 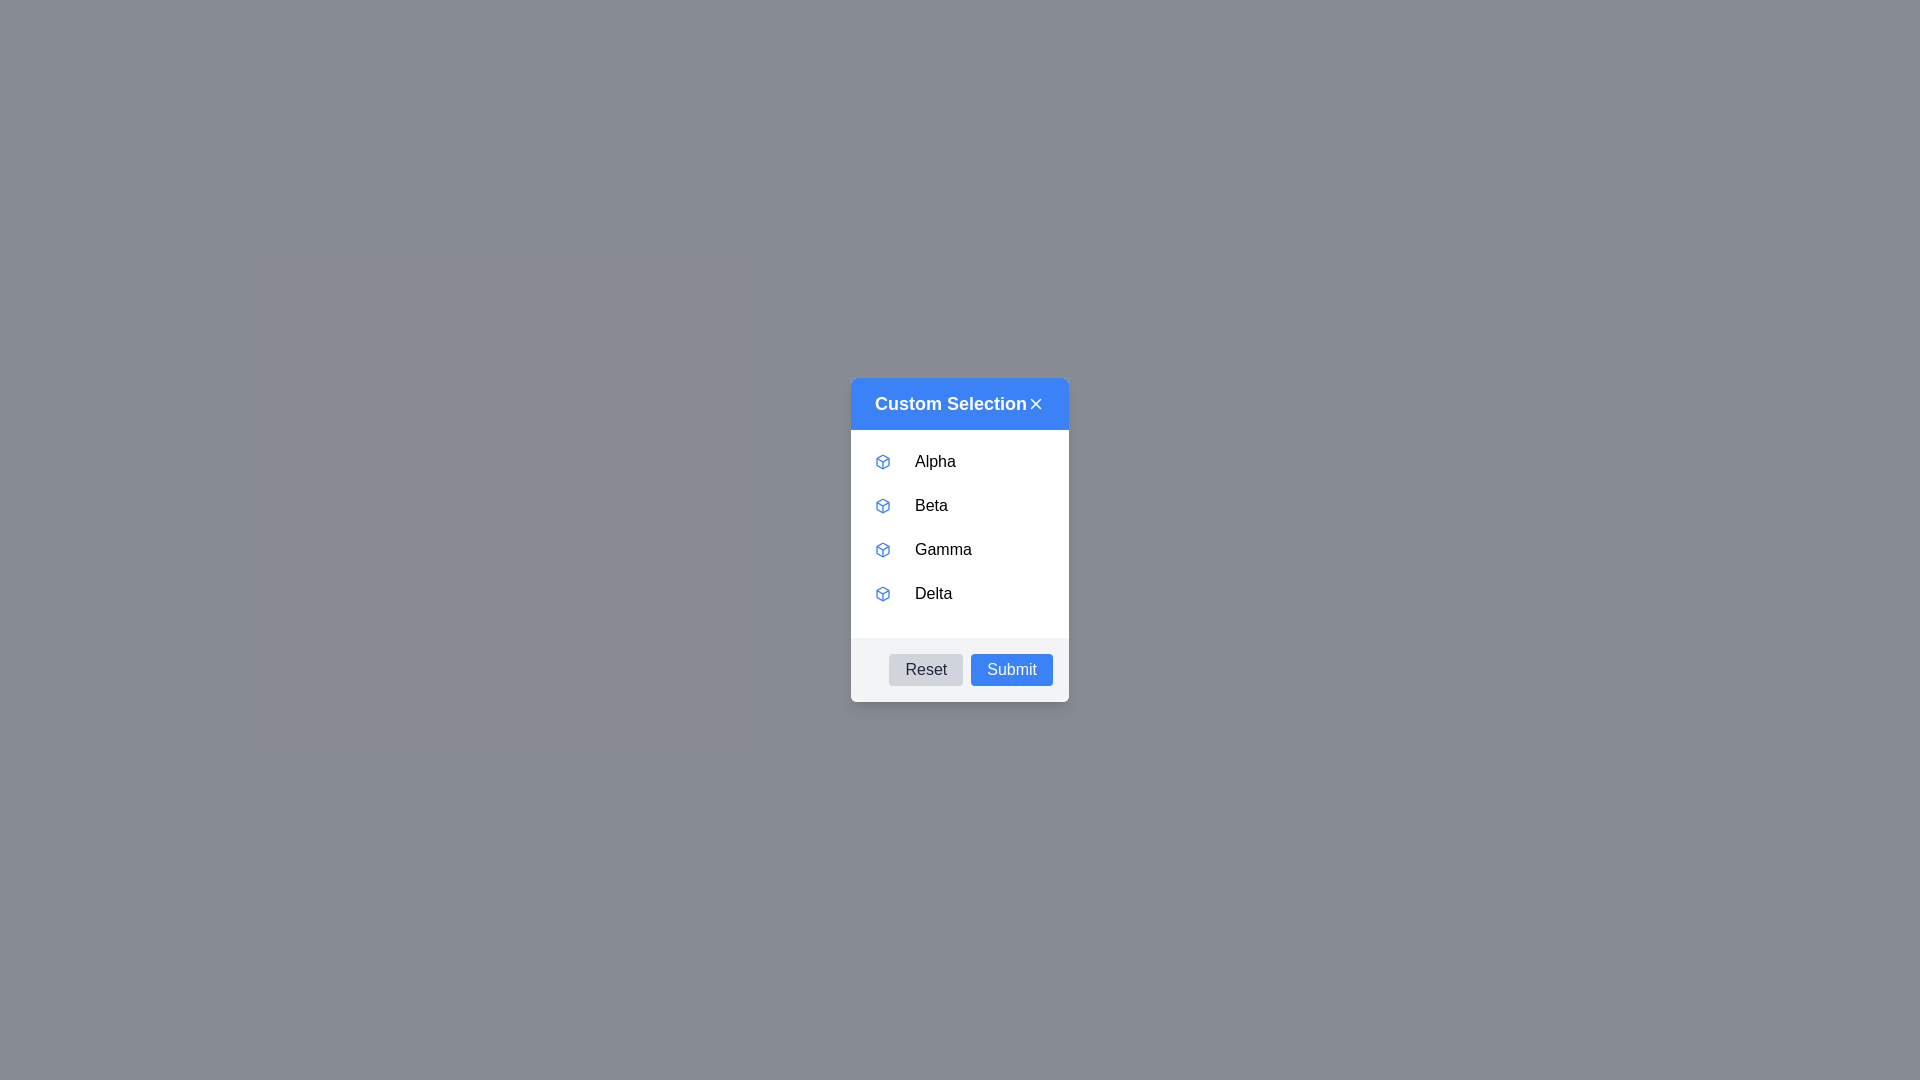 What do you see at coordinates (882, 550) in the screenshot?
I see `the circular icon button with a blue outline and a cube-shaped glyph, located beside the text 'Gamma' in the third row of the list` at bounding box center [882, 550].